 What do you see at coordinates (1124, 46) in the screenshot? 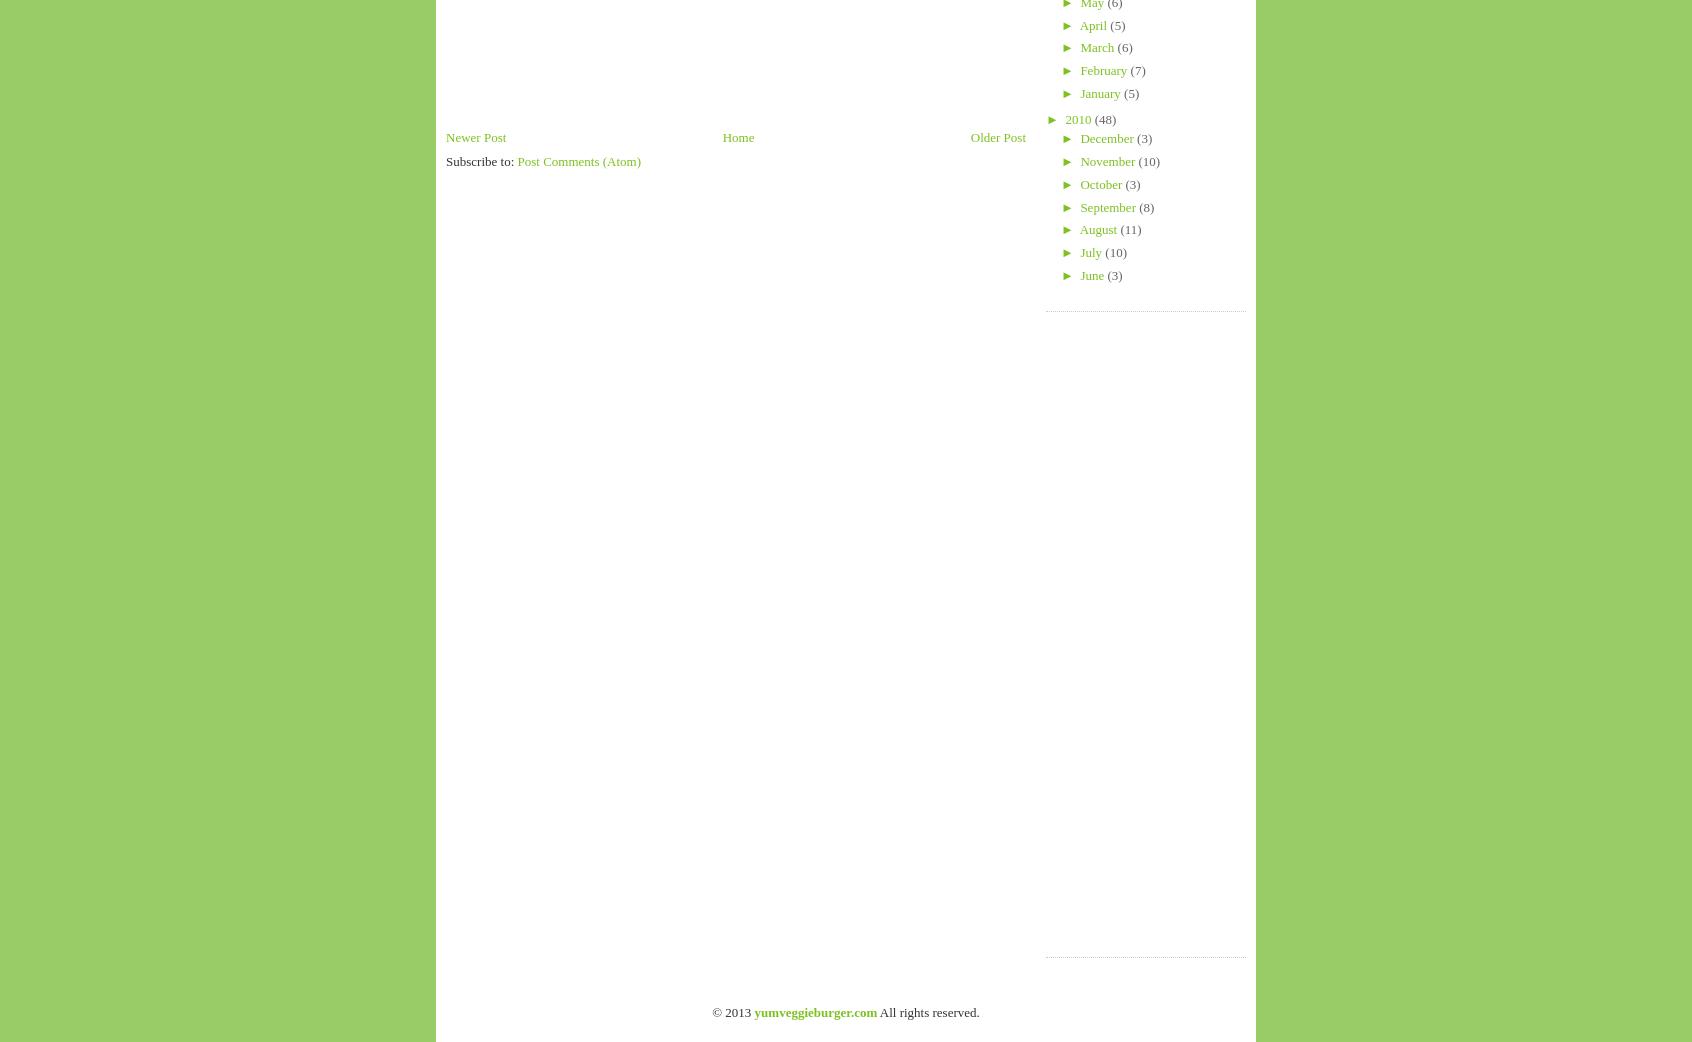
I see `'(6)'` at bounding box center [1124, 46].